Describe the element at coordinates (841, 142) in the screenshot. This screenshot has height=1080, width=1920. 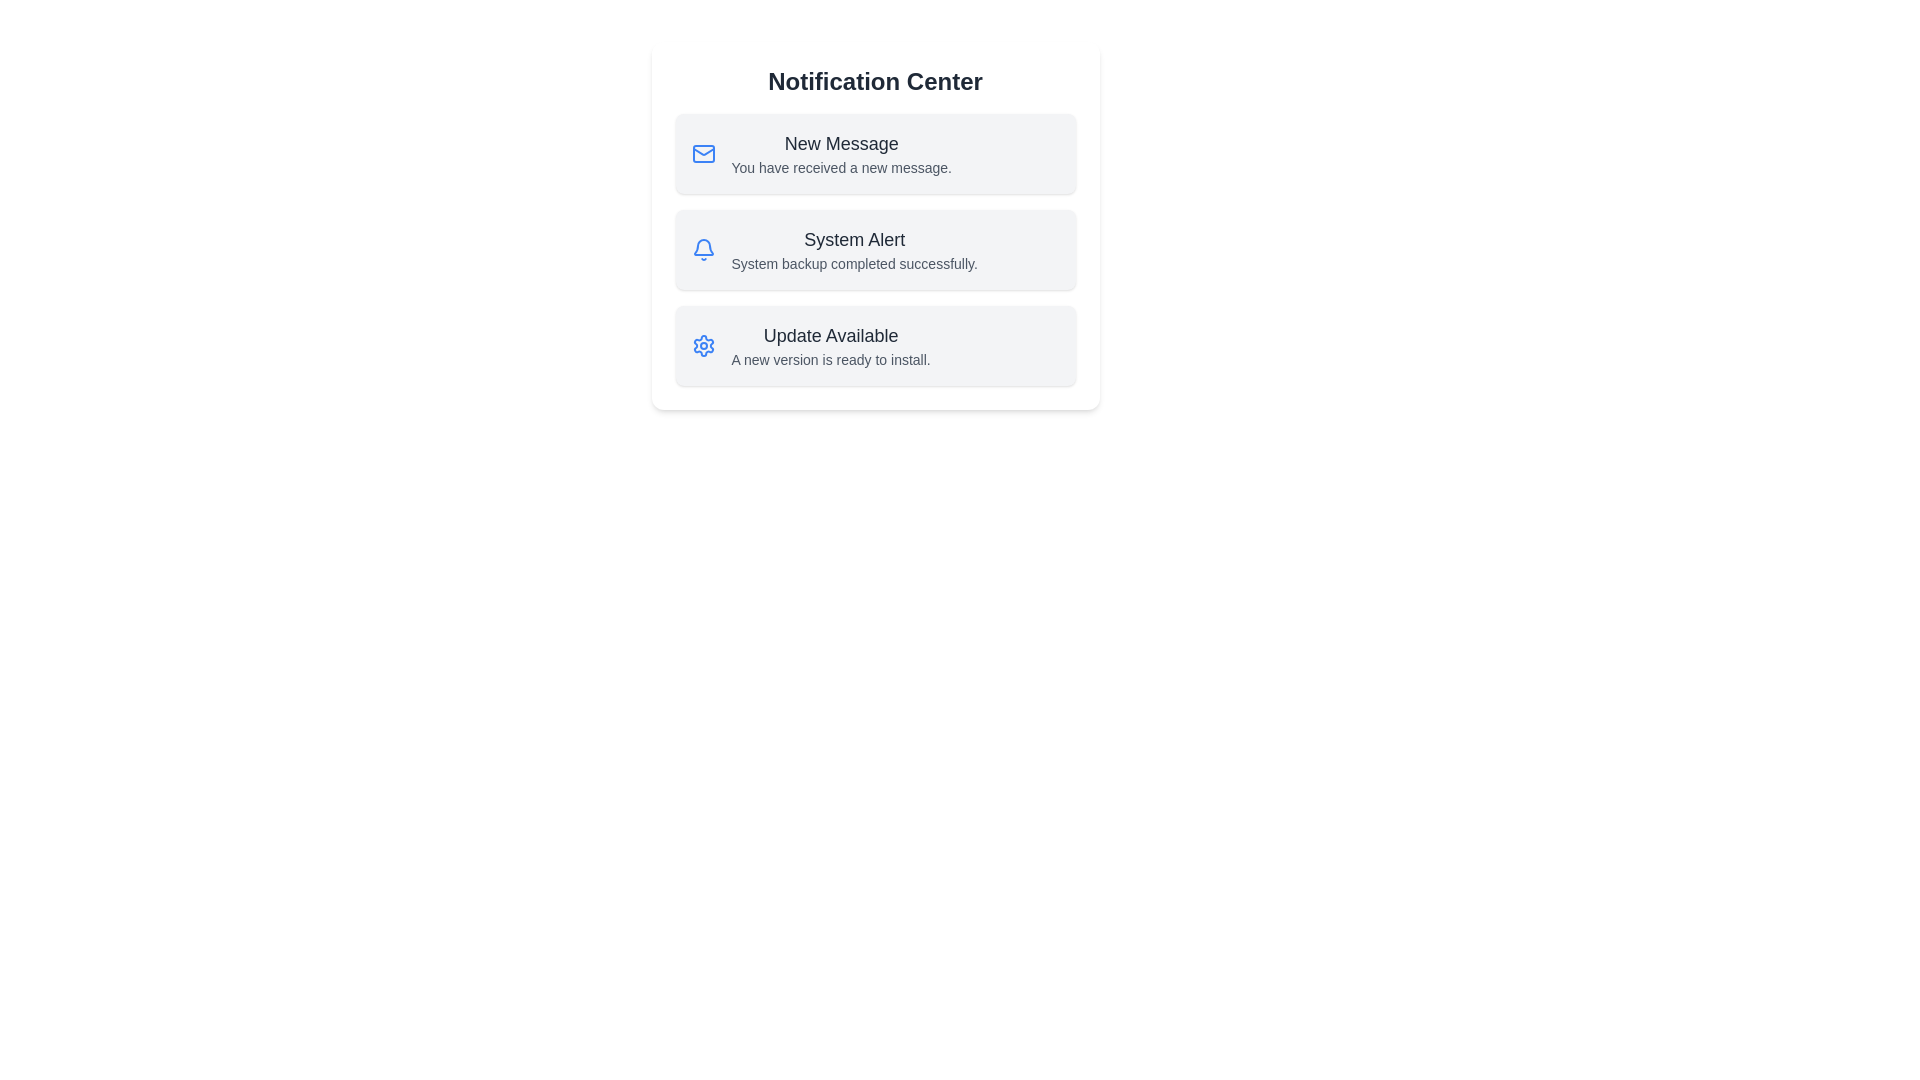
I see `text label 'New Message' displayed prominently in dark gray within the notification card located at the top of the Notification Center` at that location.